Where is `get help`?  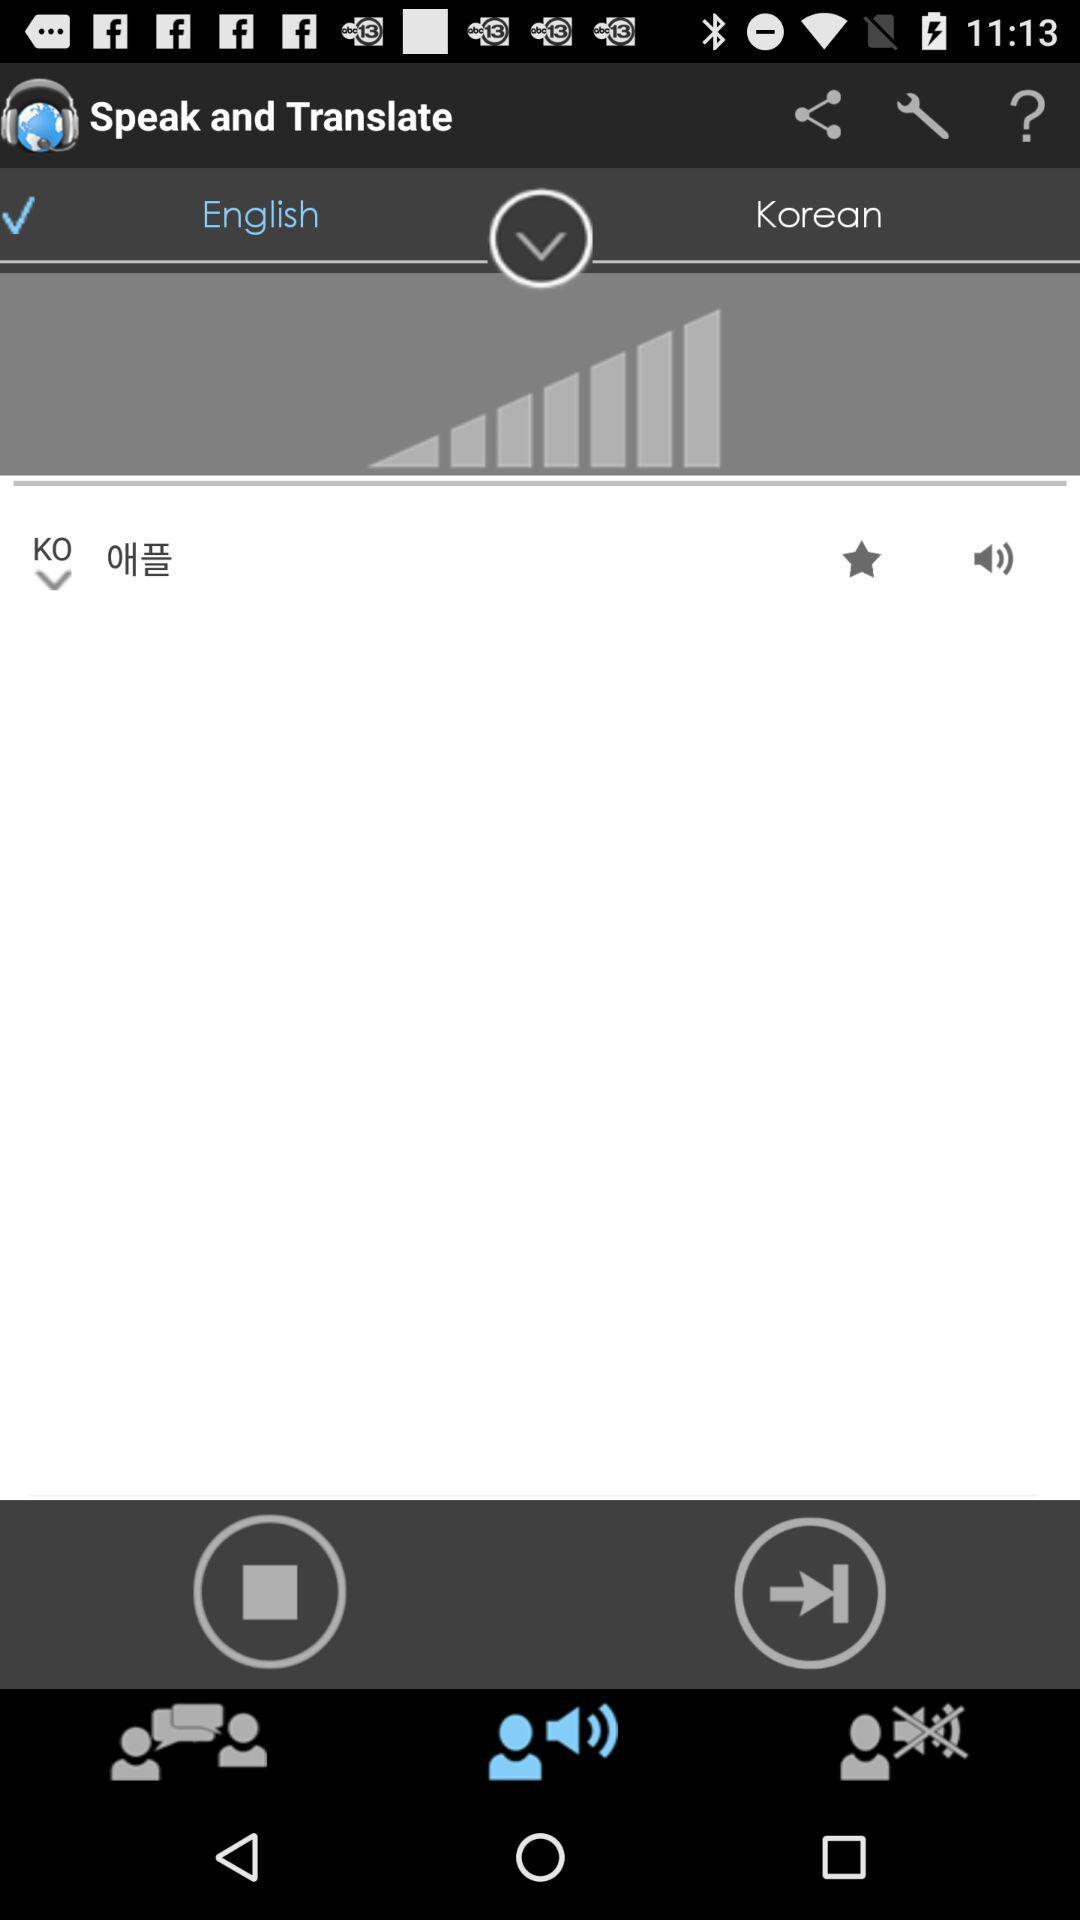
get help is located at coordinates (1027, 114).